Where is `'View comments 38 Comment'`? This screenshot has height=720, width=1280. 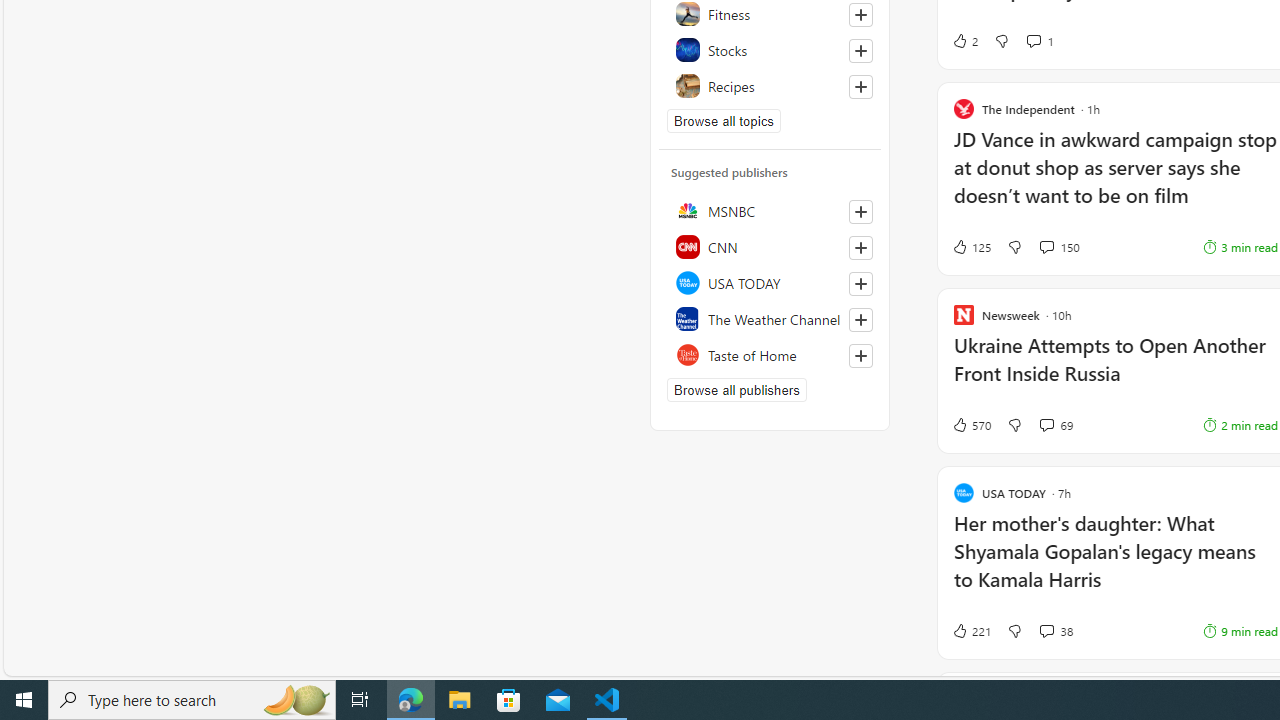
'View comments 38 Comment' is located at coordinates (1055, 631).